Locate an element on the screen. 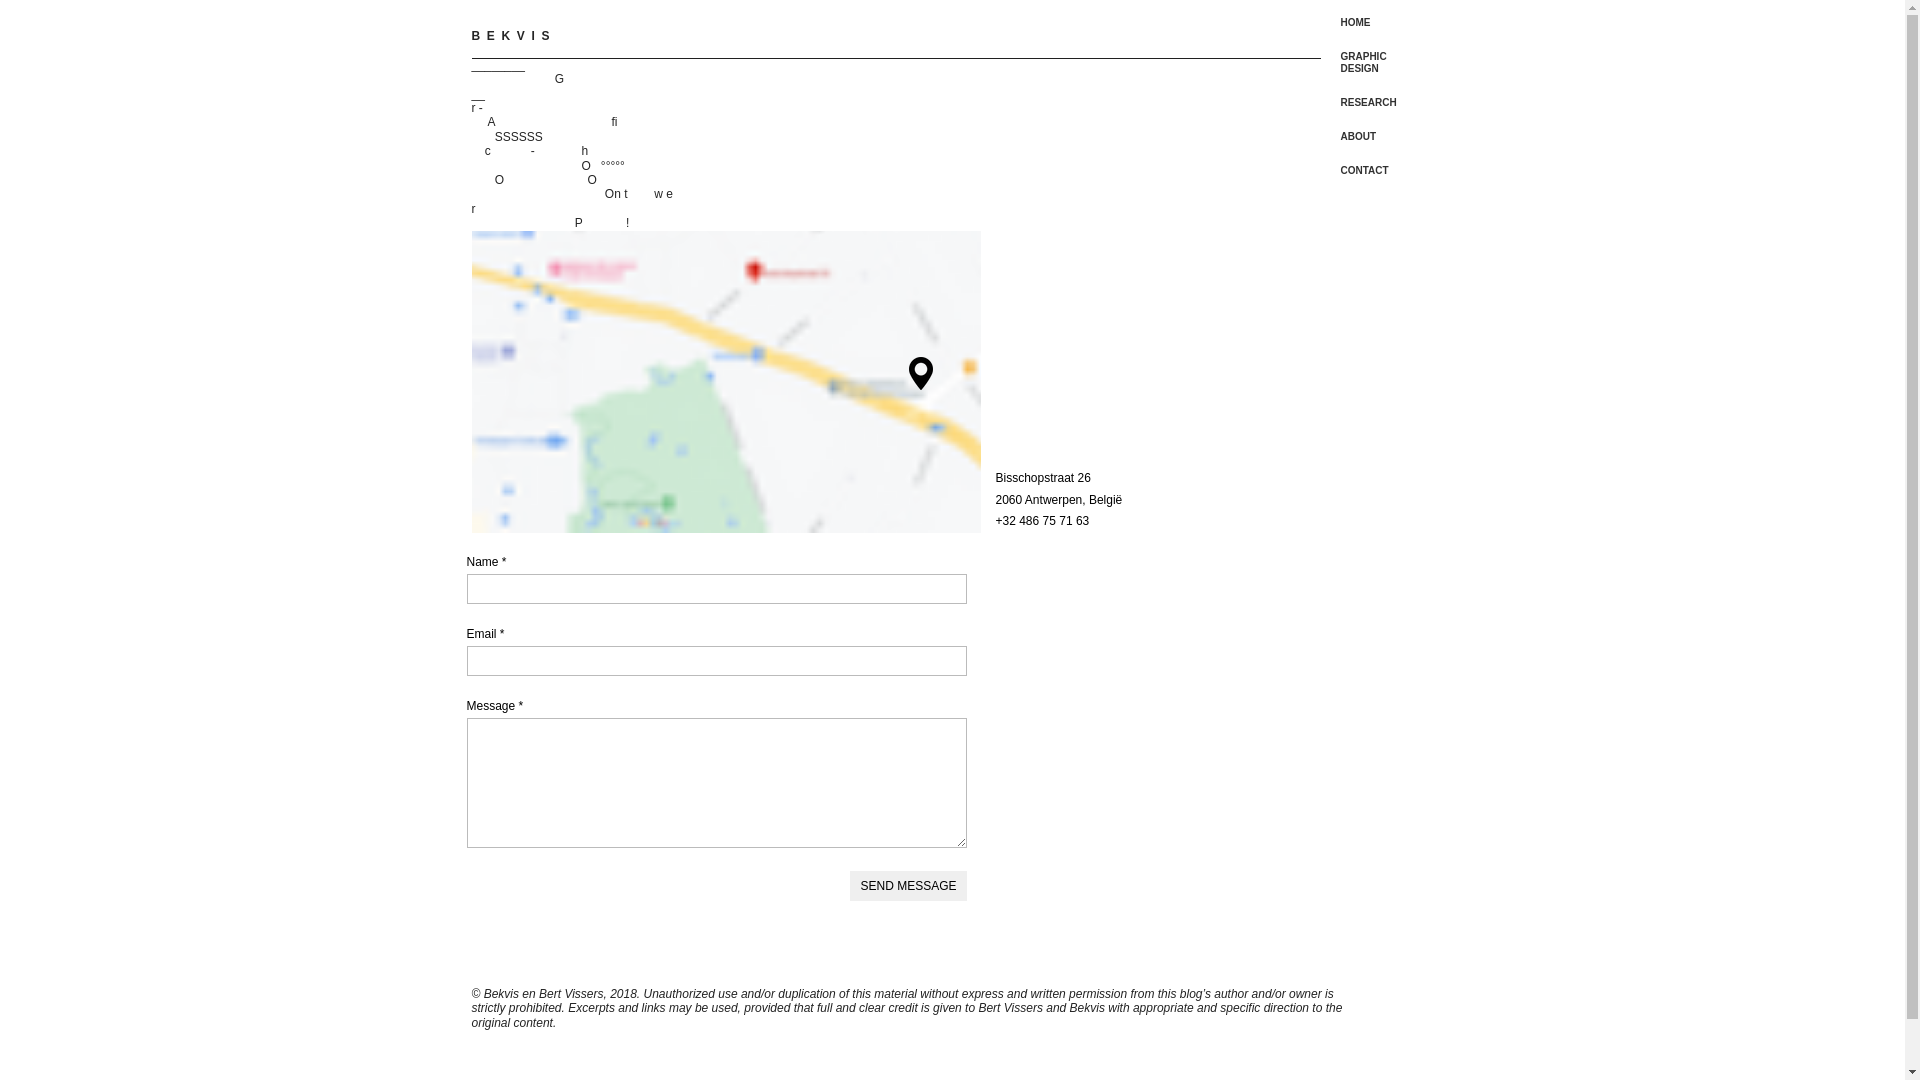 Image resolution: width=1920 pixels, height=1080 pixels. 'CONTACT' is located at coordinates (1320, 169).